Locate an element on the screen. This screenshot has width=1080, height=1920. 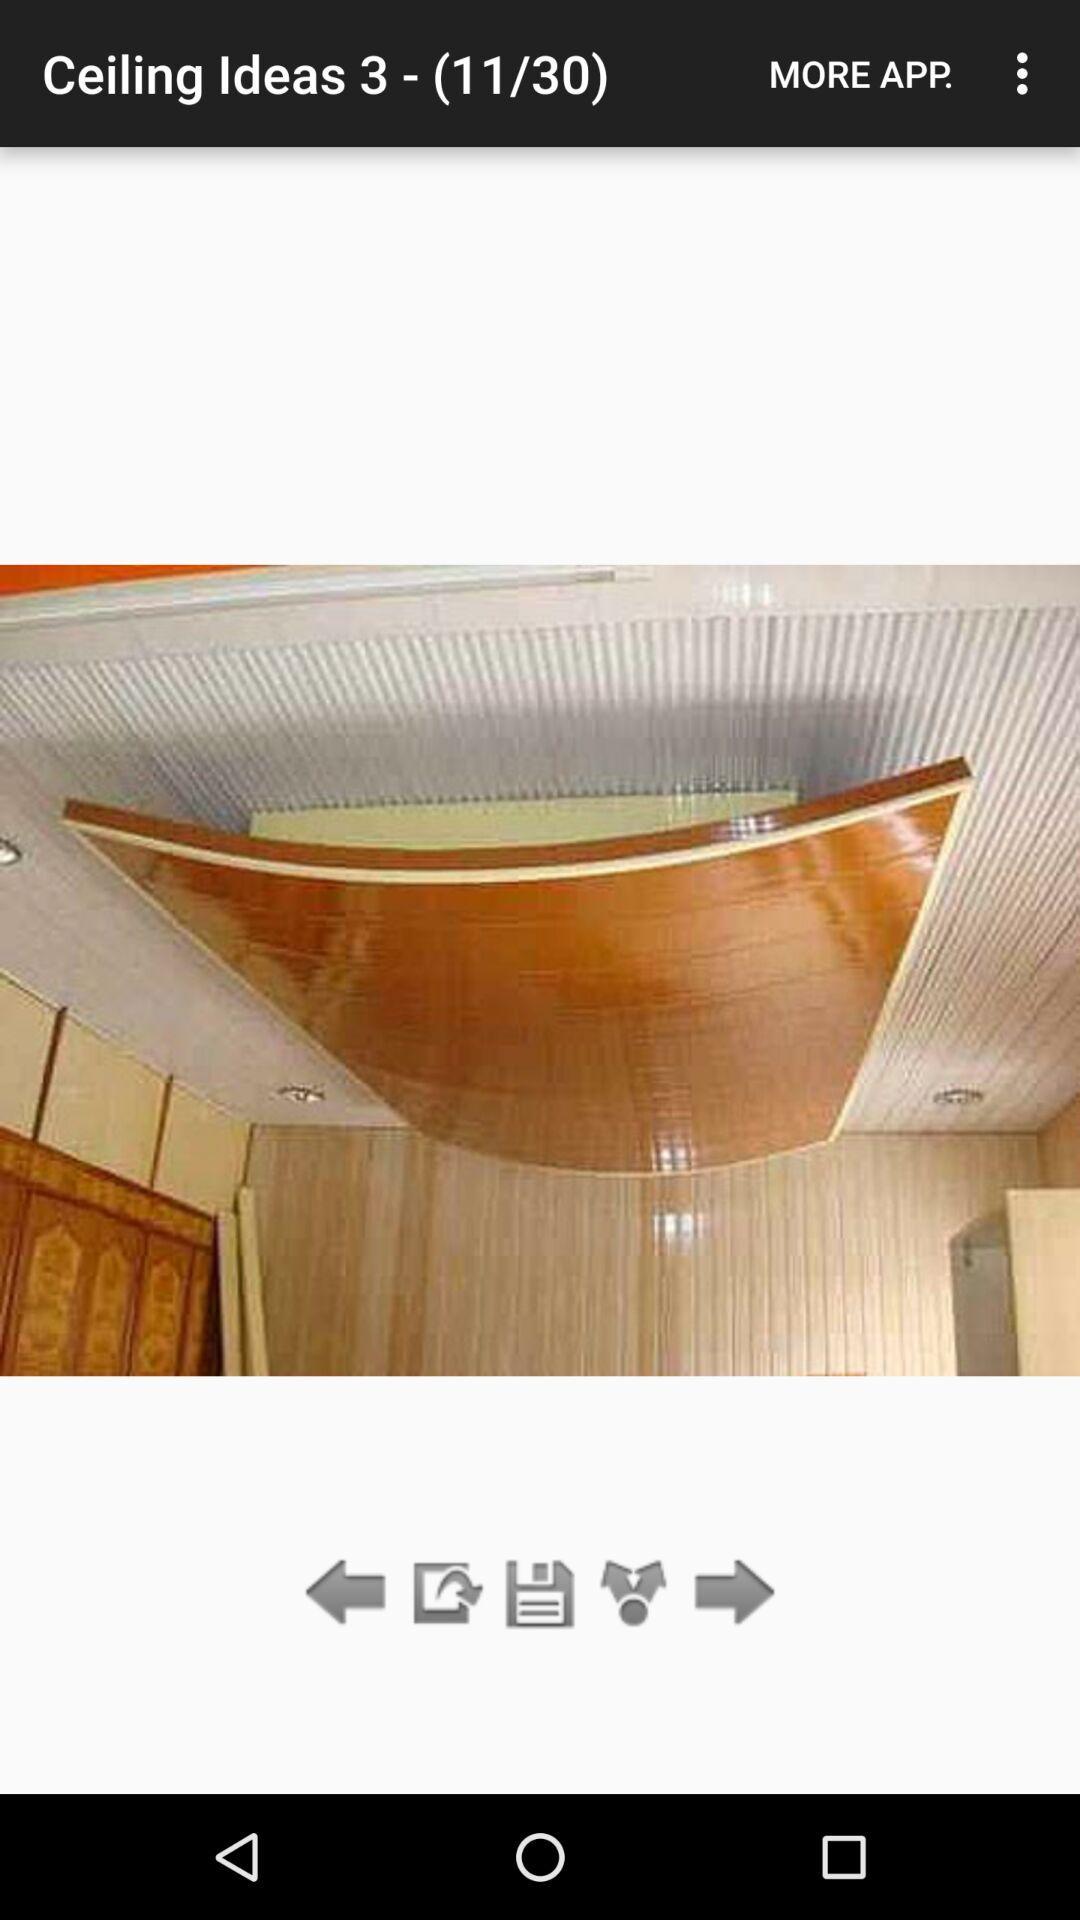
icon to the right of the more app. icon is located at coordinates (1027, 73).